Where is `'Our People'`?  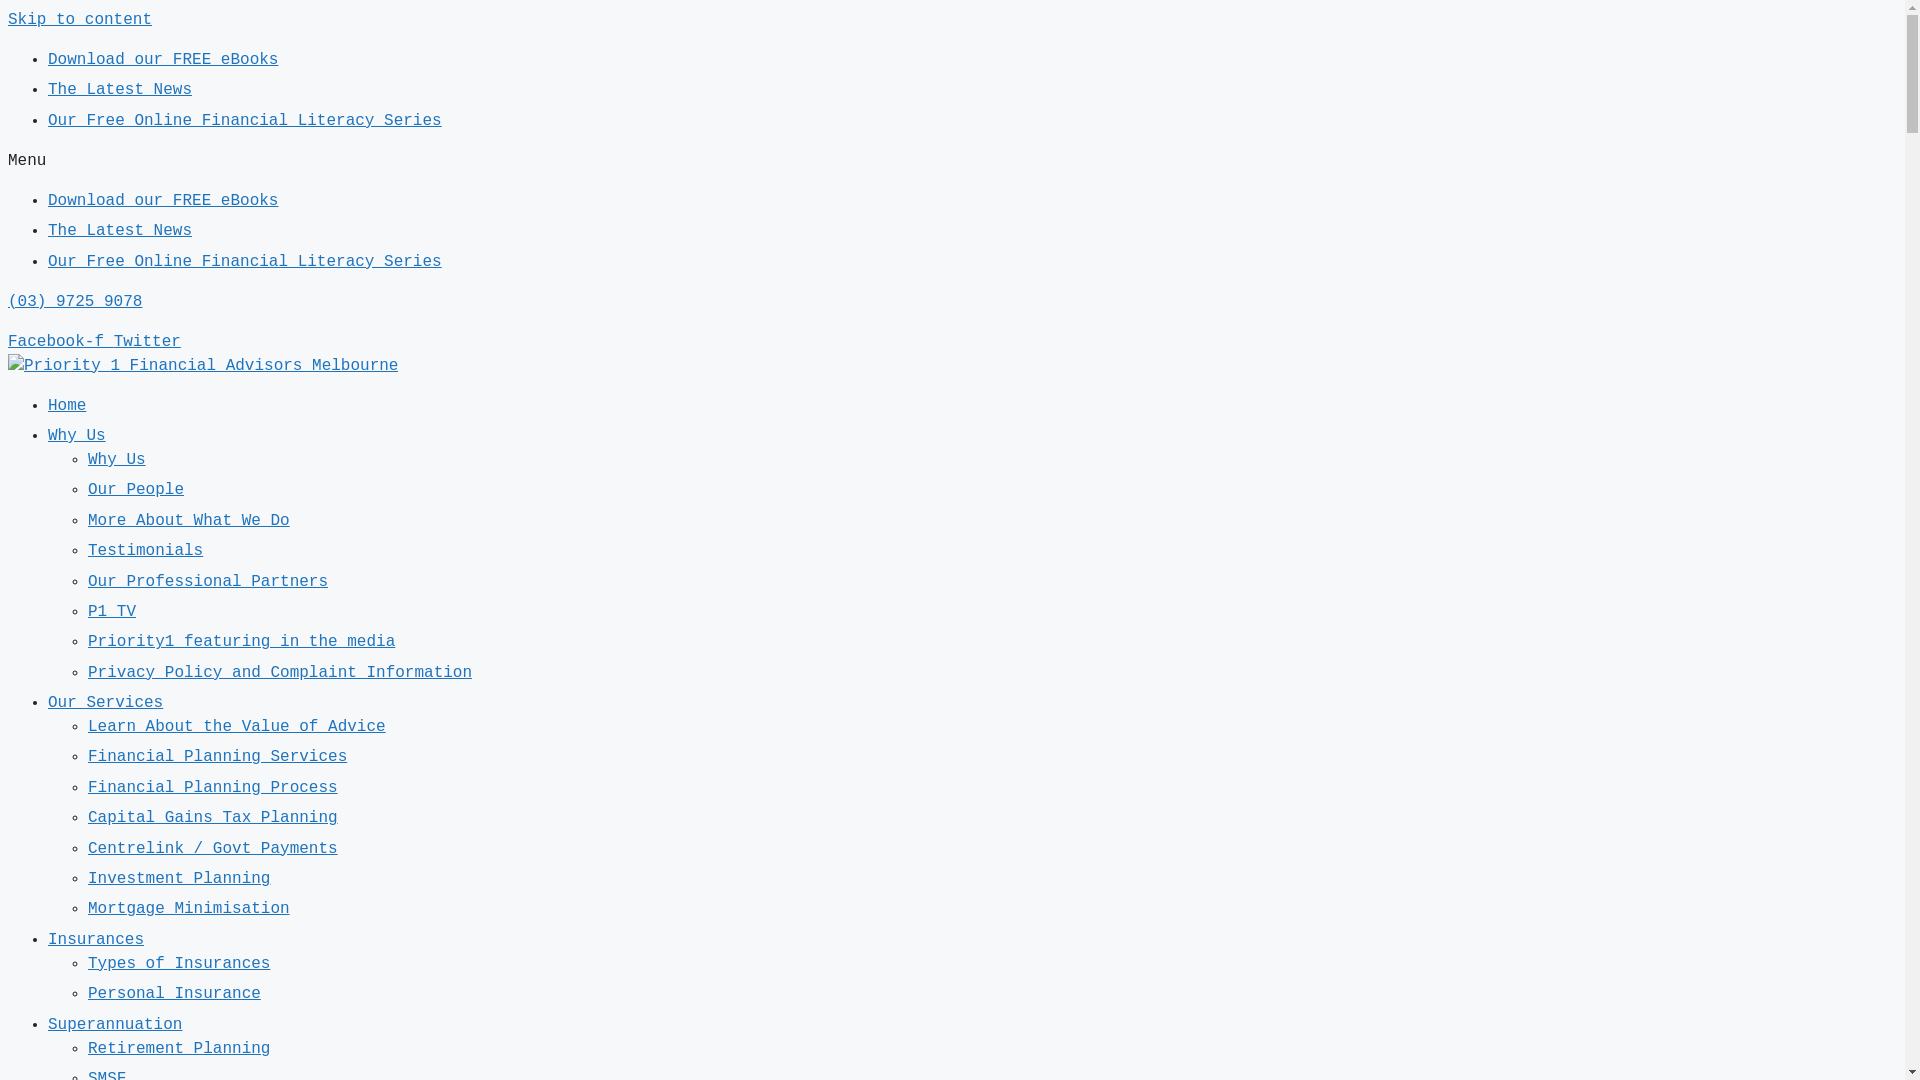
'Our People' is located at coordinates (134, 489).